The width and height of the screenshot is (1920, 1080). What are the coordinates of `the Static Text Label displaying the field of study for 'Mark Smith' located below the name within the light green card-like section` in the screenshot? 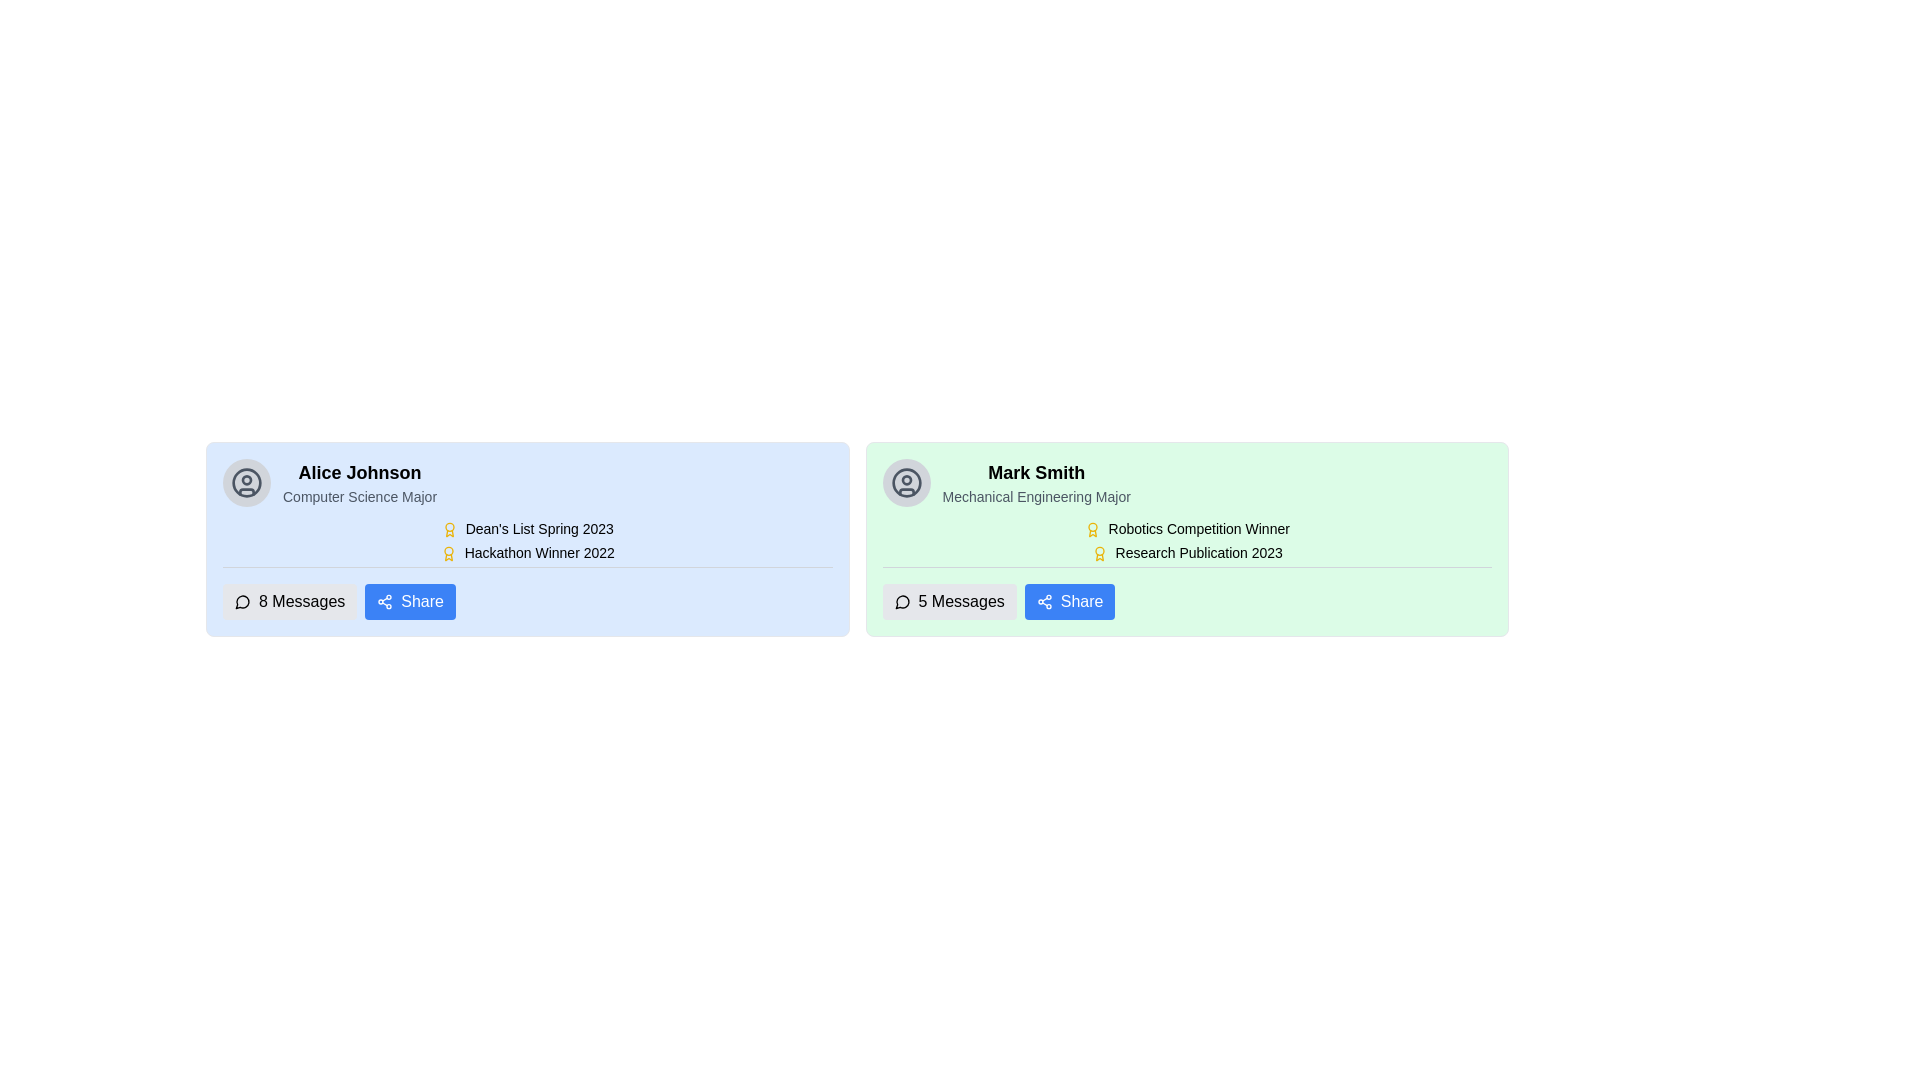 It's located at (1036, 496).